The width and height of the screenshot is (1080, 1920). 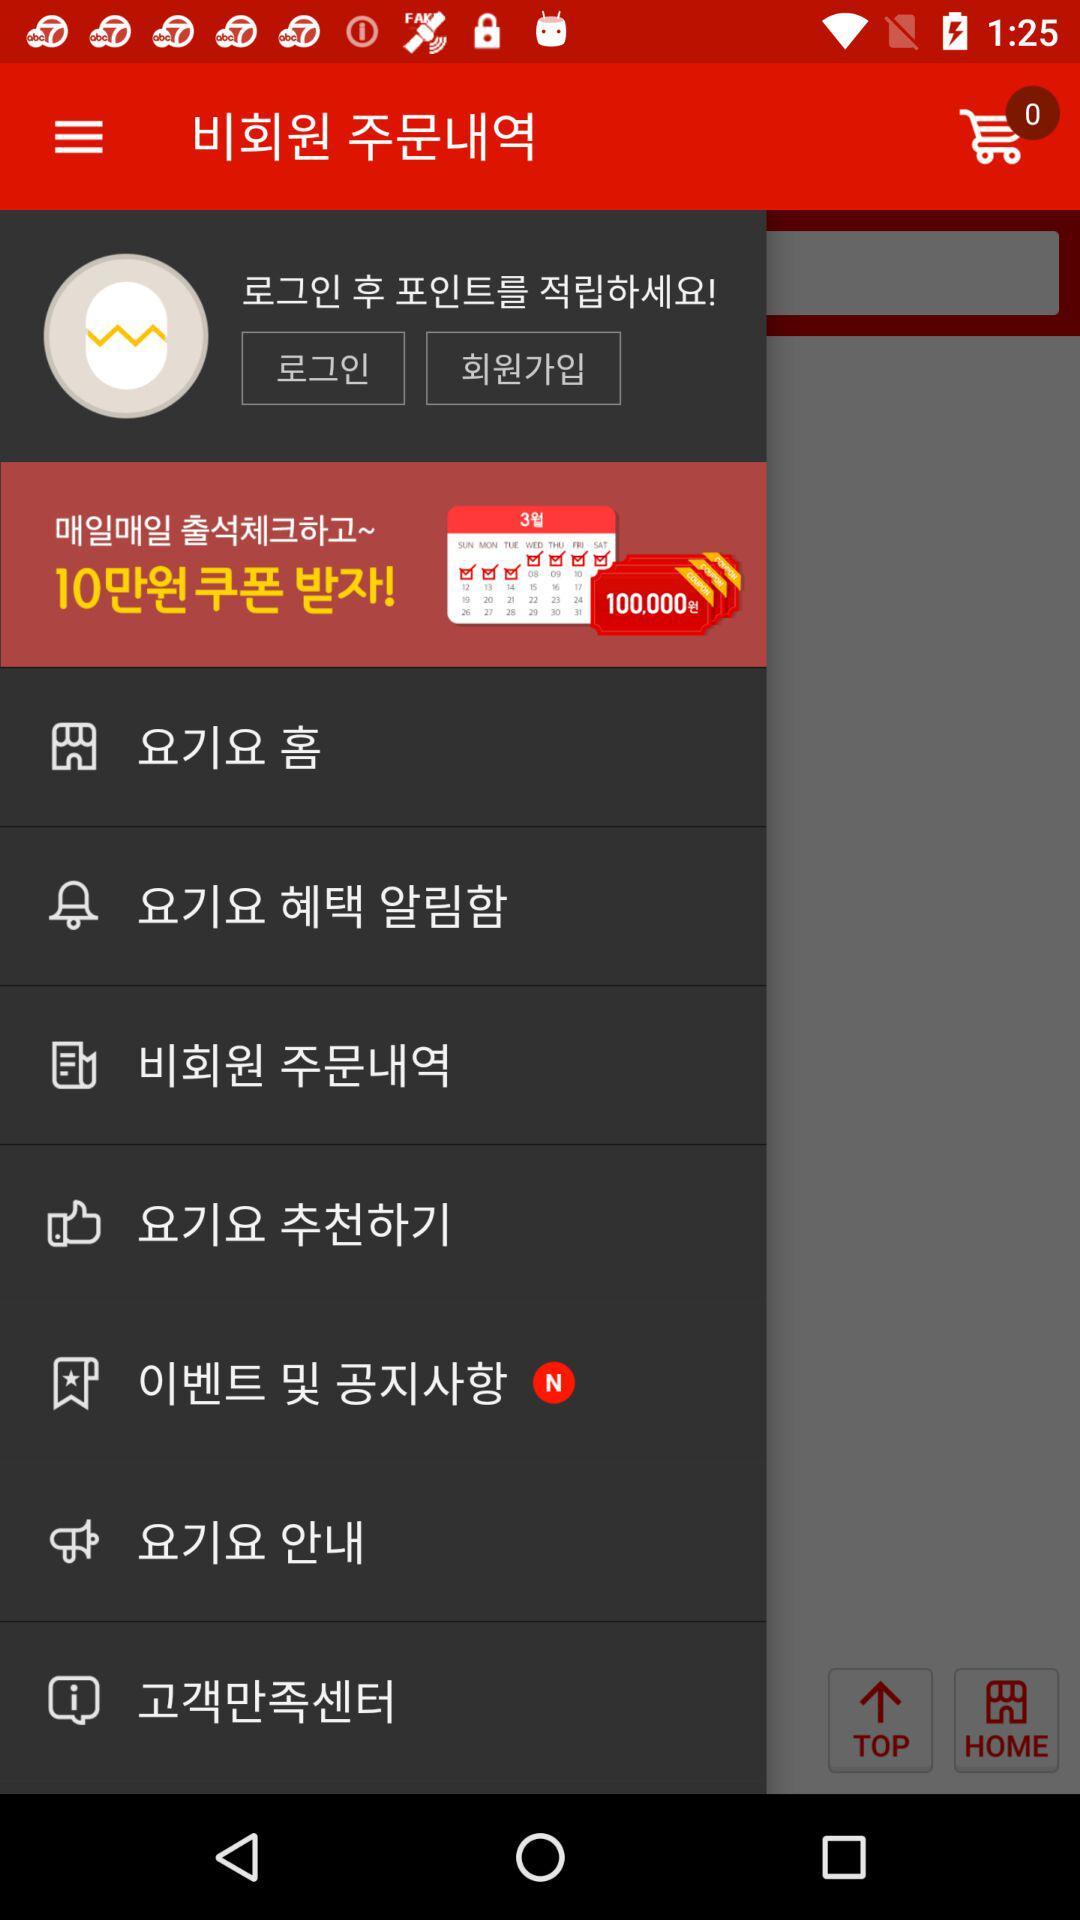 I want to click on the second text right to the circle, so click(x=522, y=368).